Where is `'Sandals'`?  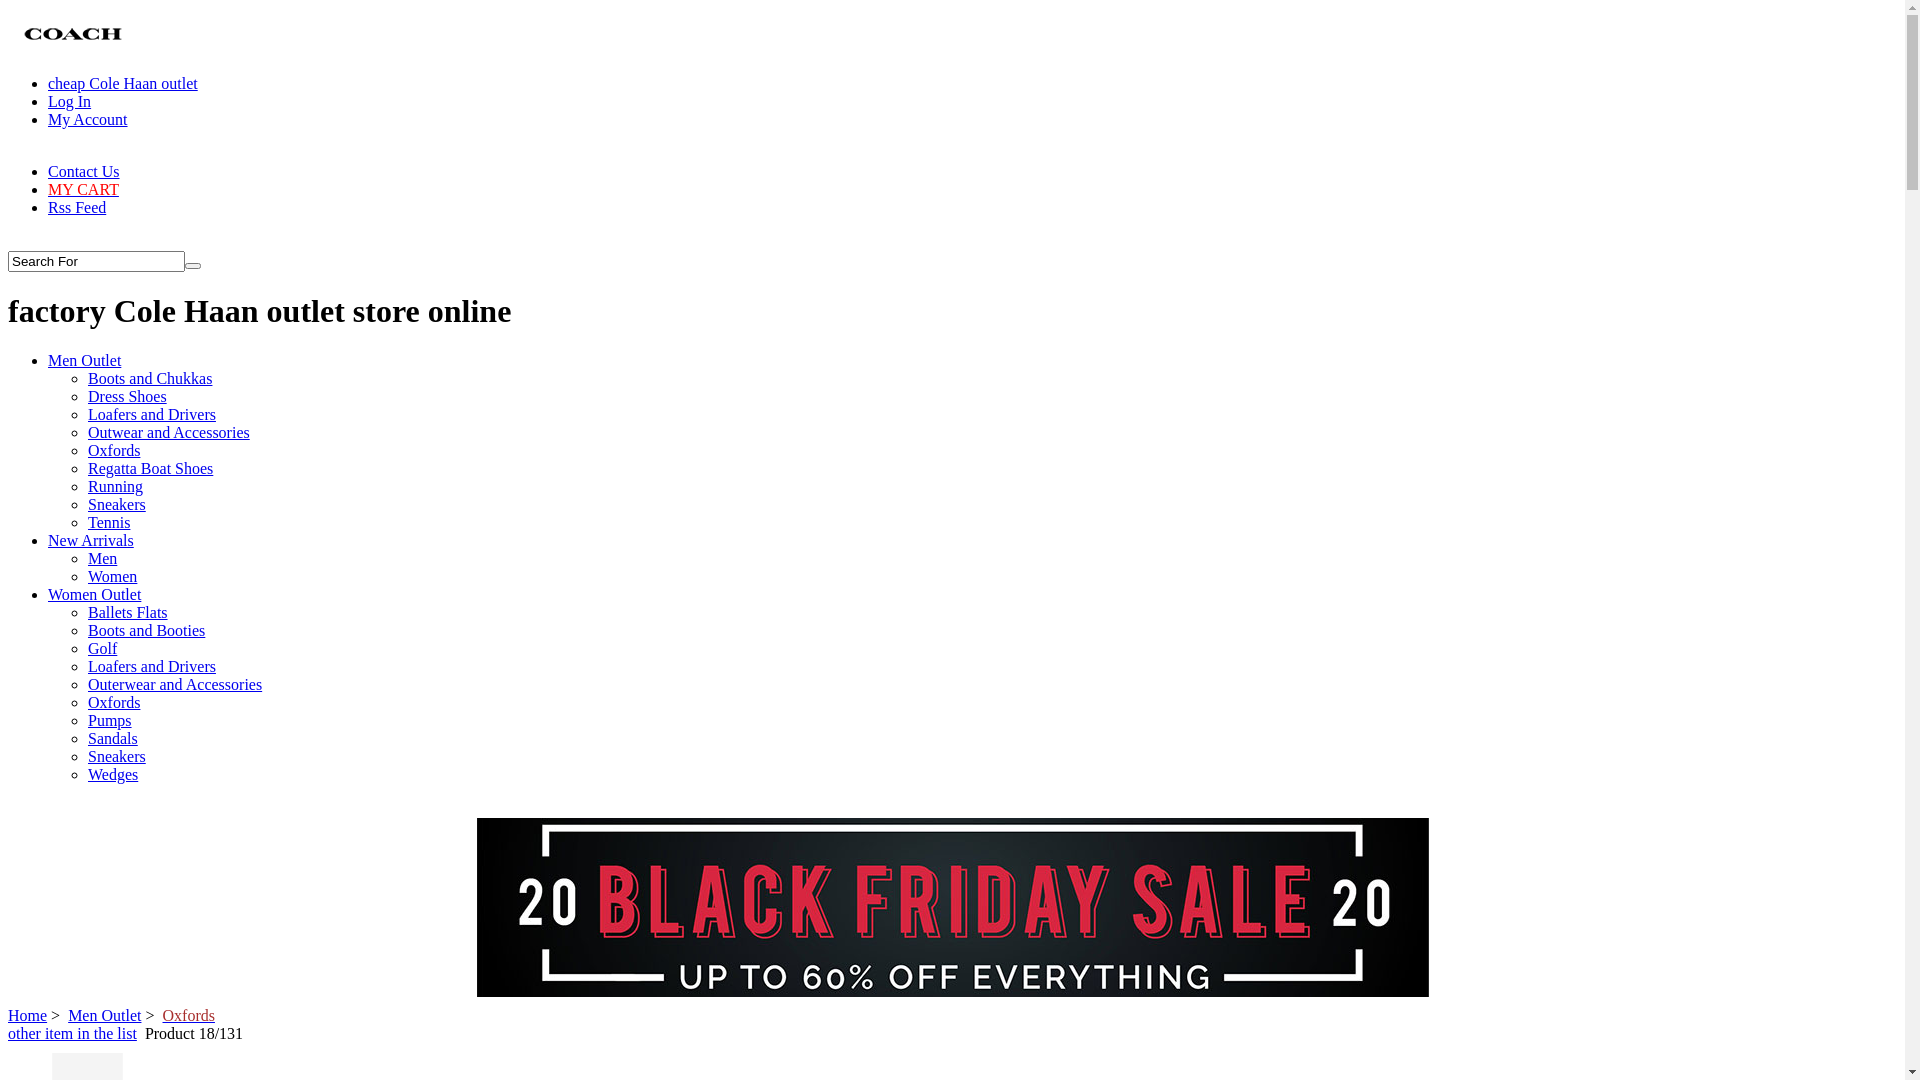 'Sandals' is located at coordinates (112, 738).